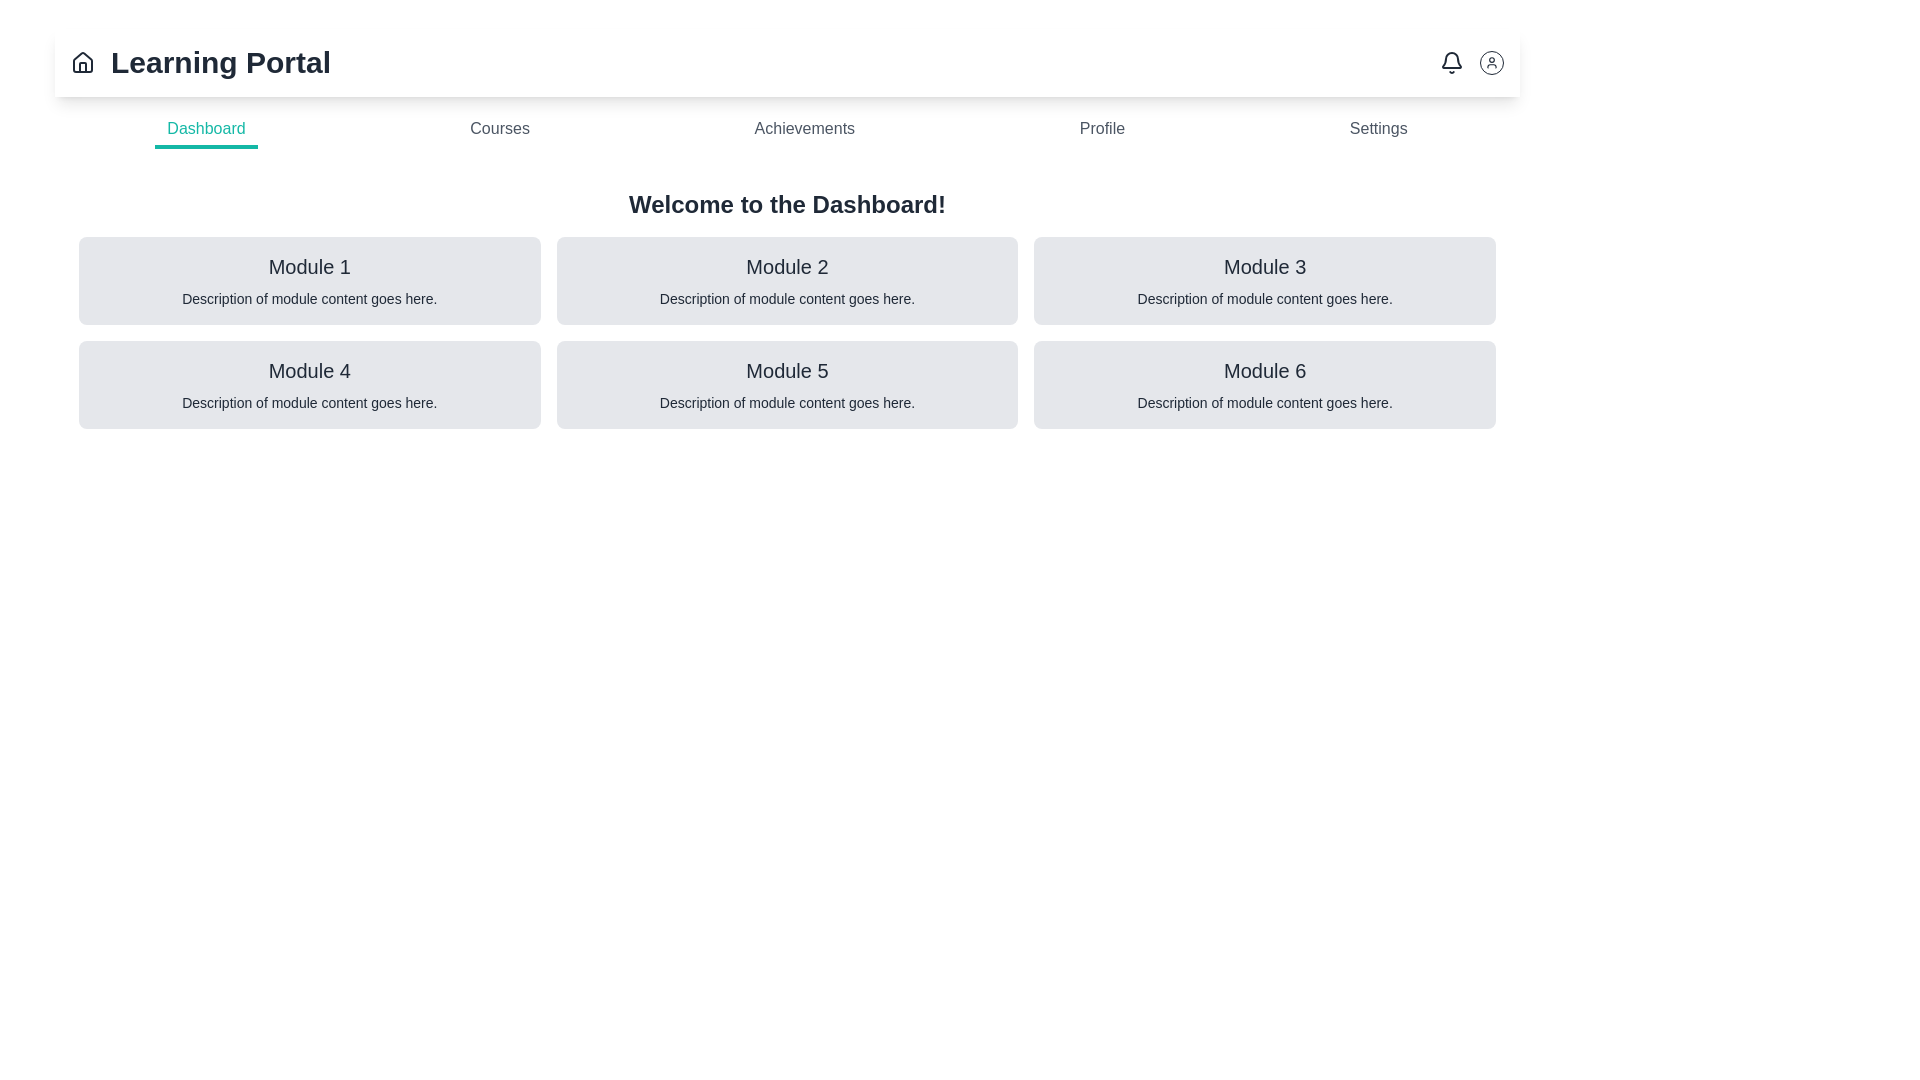 The height and width of the screenshot is (1080, 1920). Describe the element at coordinates (1264, 299) in the screenshot. I see `the text element located underneath the bold header 'Module 3' in the top-right card of the grid layout` at that location.